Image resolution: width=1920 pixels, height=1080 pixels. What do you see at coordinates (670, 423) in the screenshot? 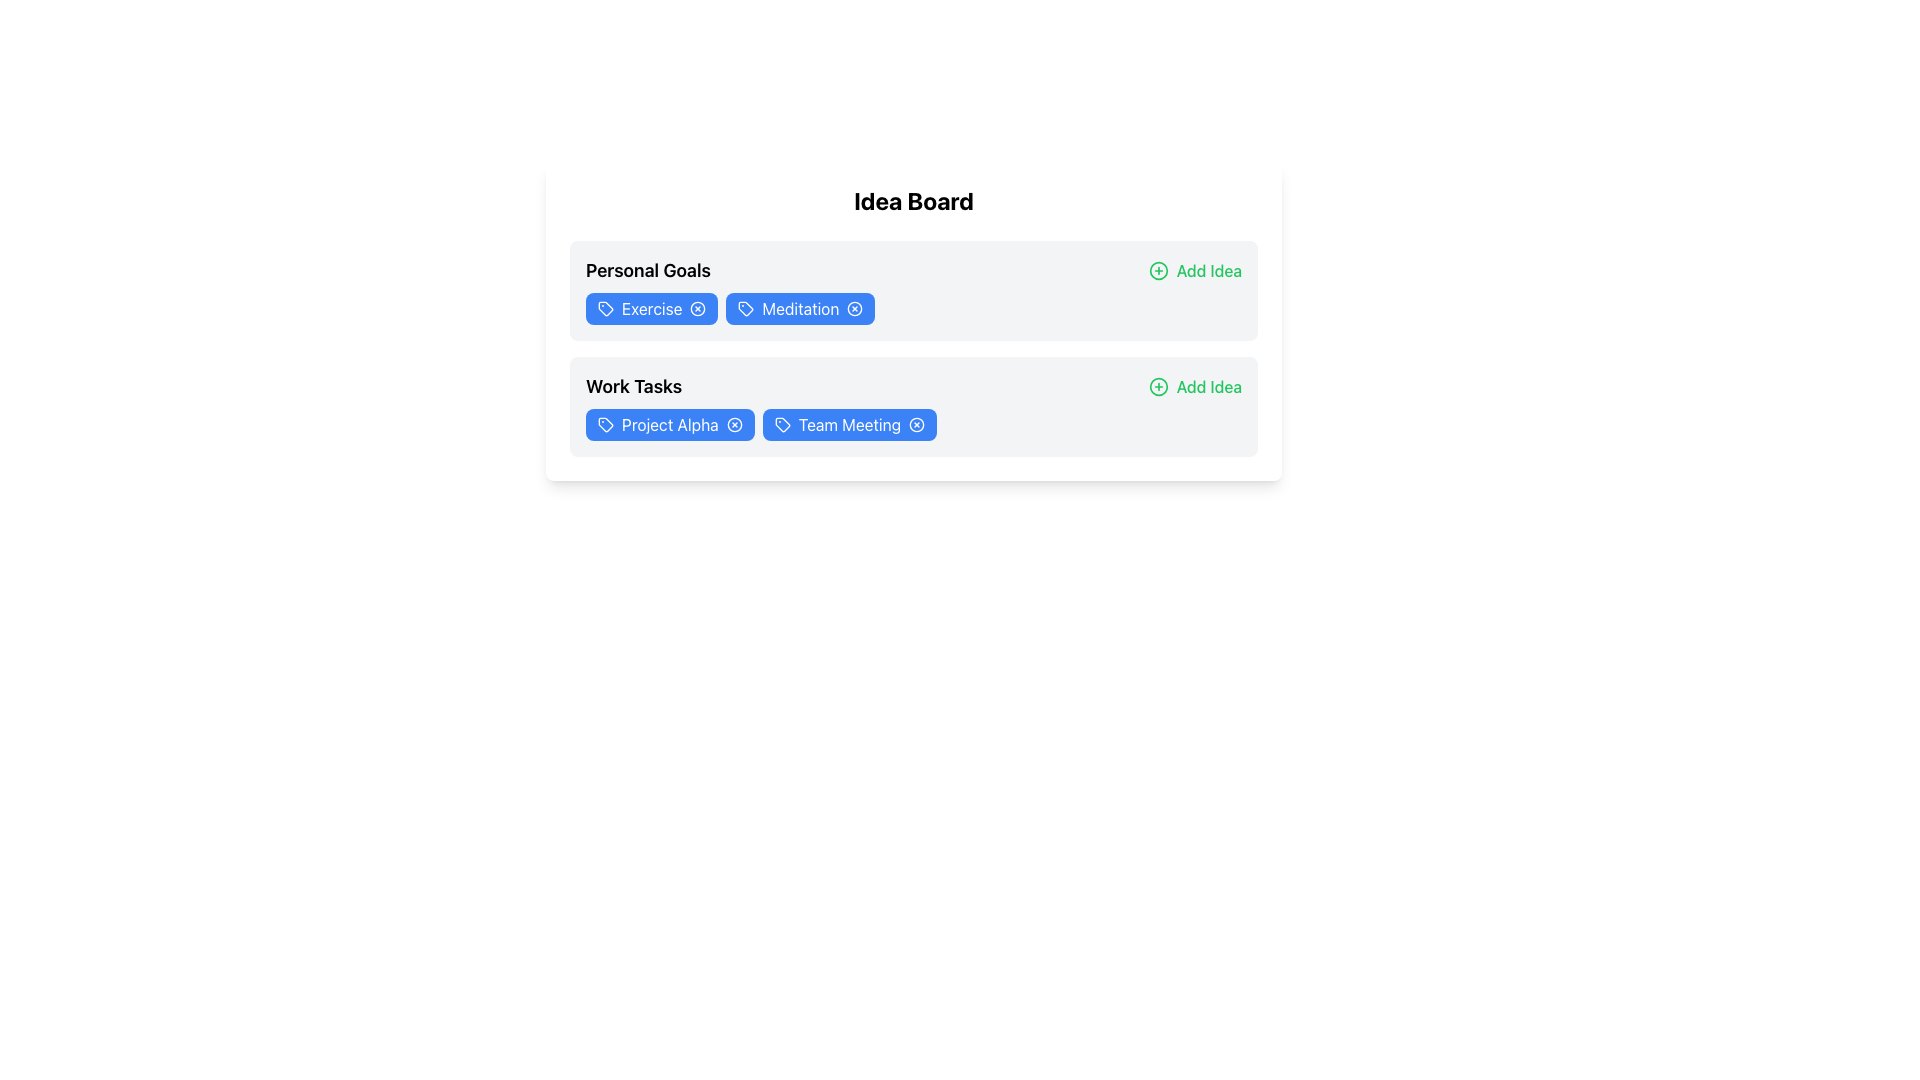
I see `the first pill-shaped tag for 'Project Alpha' located under the 'Work Tasks' section, positioned before 'Team Meeting'` at bounding box center [670, 423].